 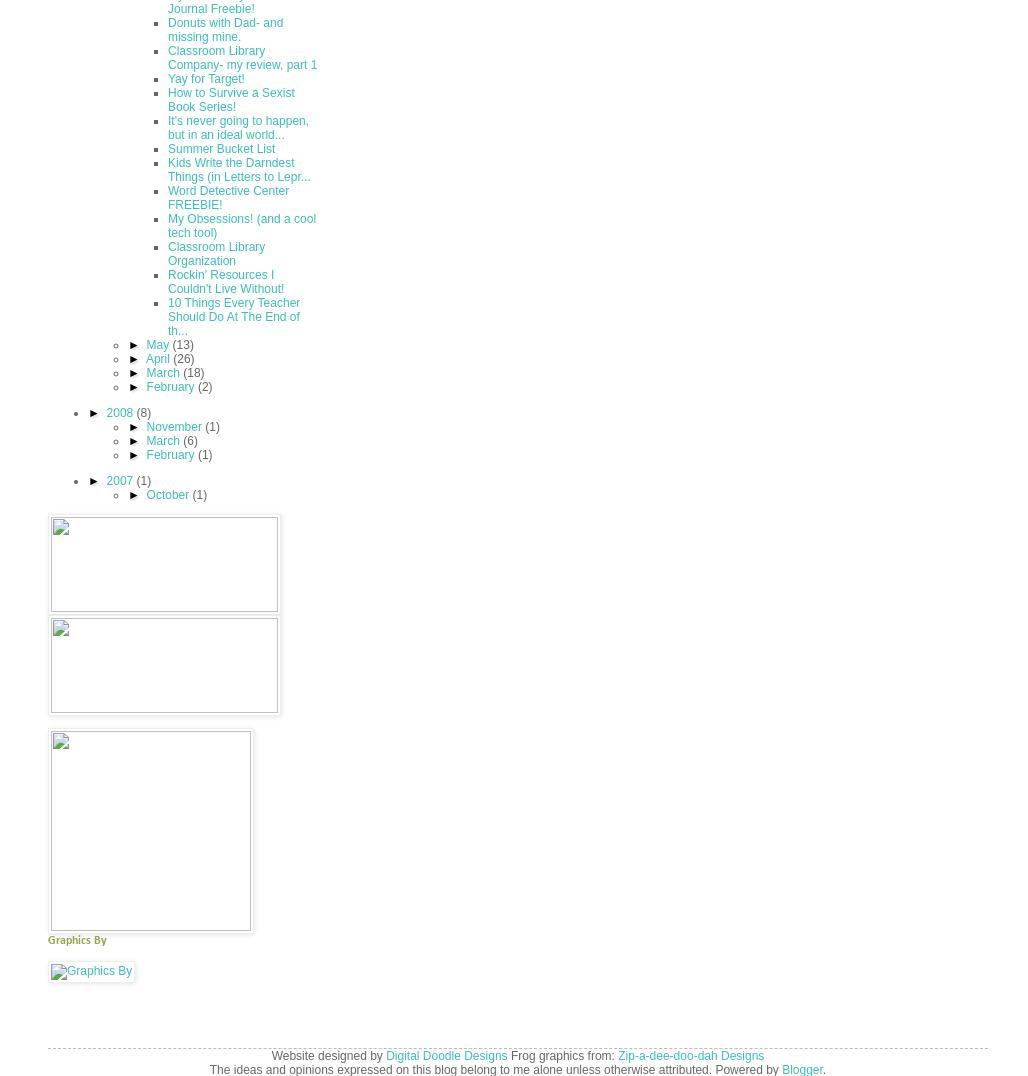 I want to click on 'Rockin' Resources I Couldn't Live Without!', so click(x=224, y=281).